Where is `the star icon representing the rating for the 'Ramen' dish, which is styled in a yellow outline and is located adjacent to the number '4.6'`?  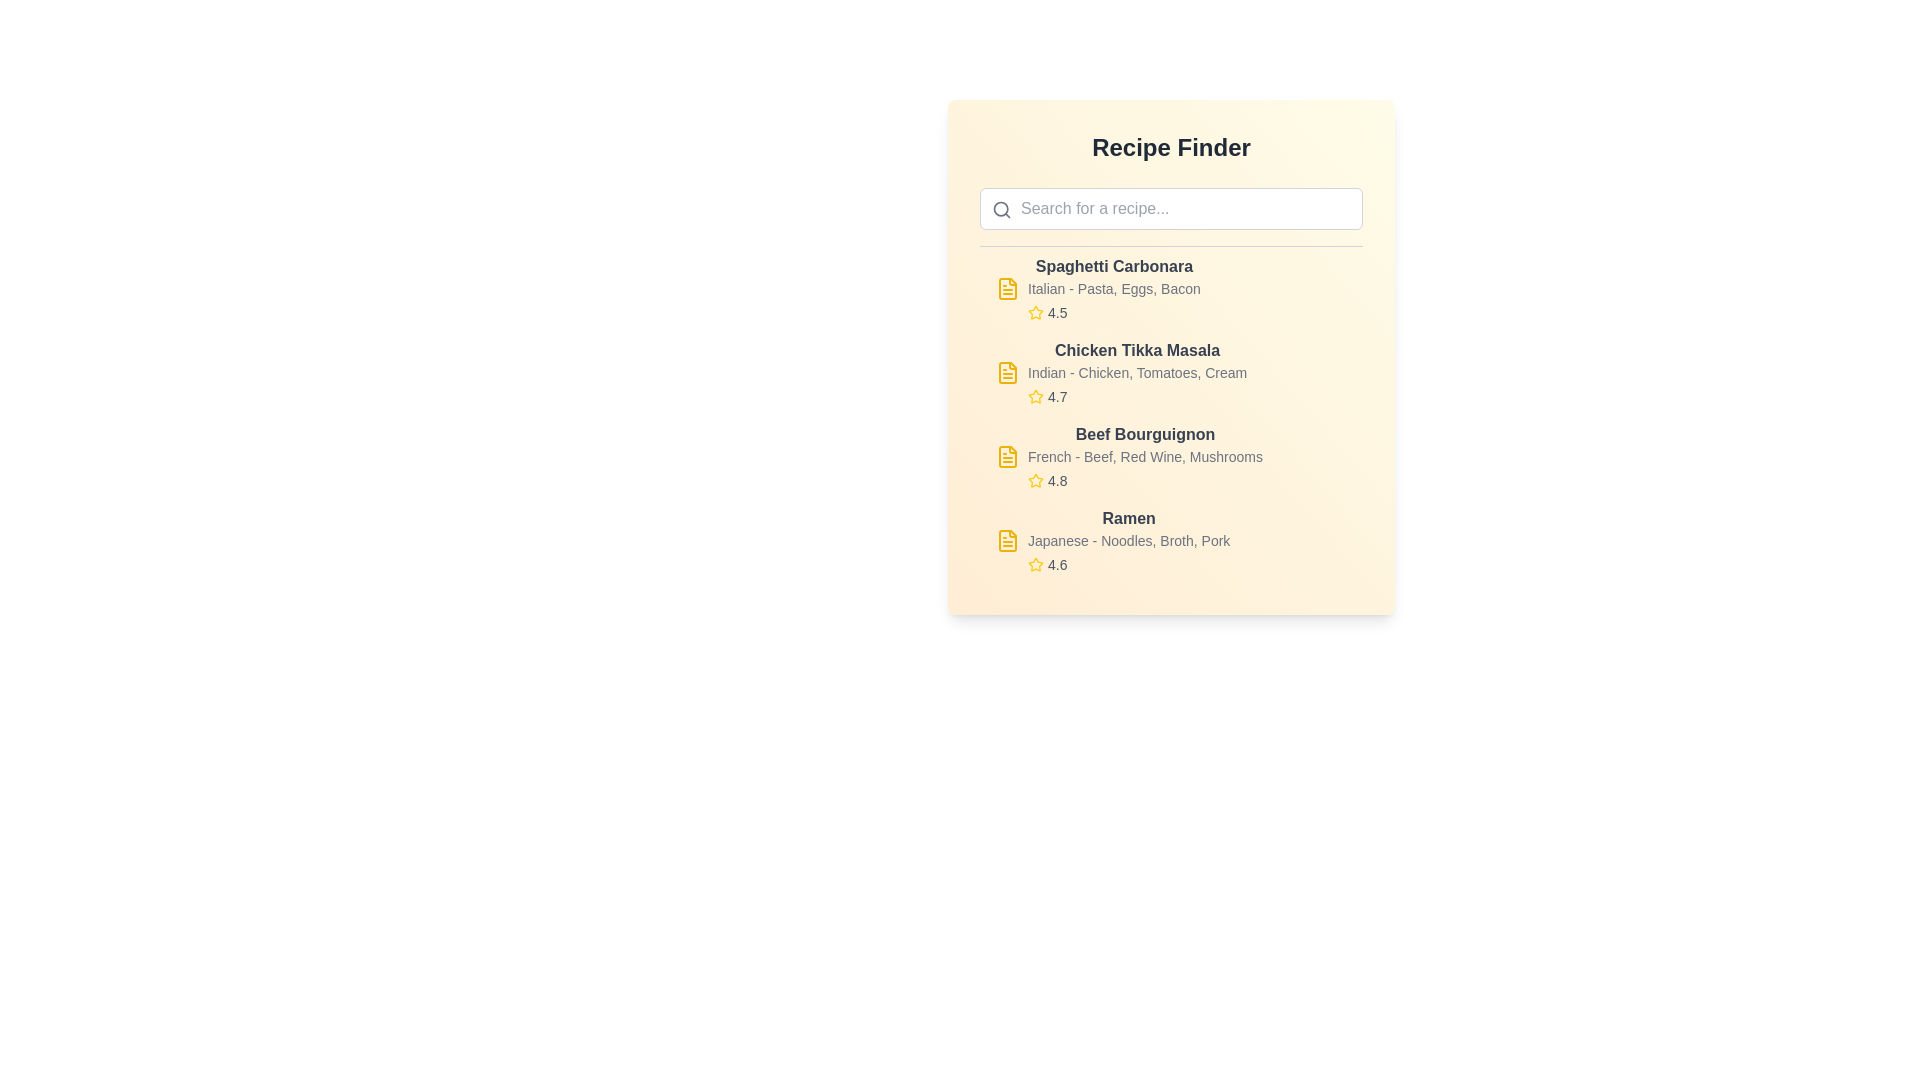
the star icon representing the rating for the 'Ramen' dish, which is styled in a yellow outline and is located adjacent to the number '4.6' is located at coordinates (1036, 564).